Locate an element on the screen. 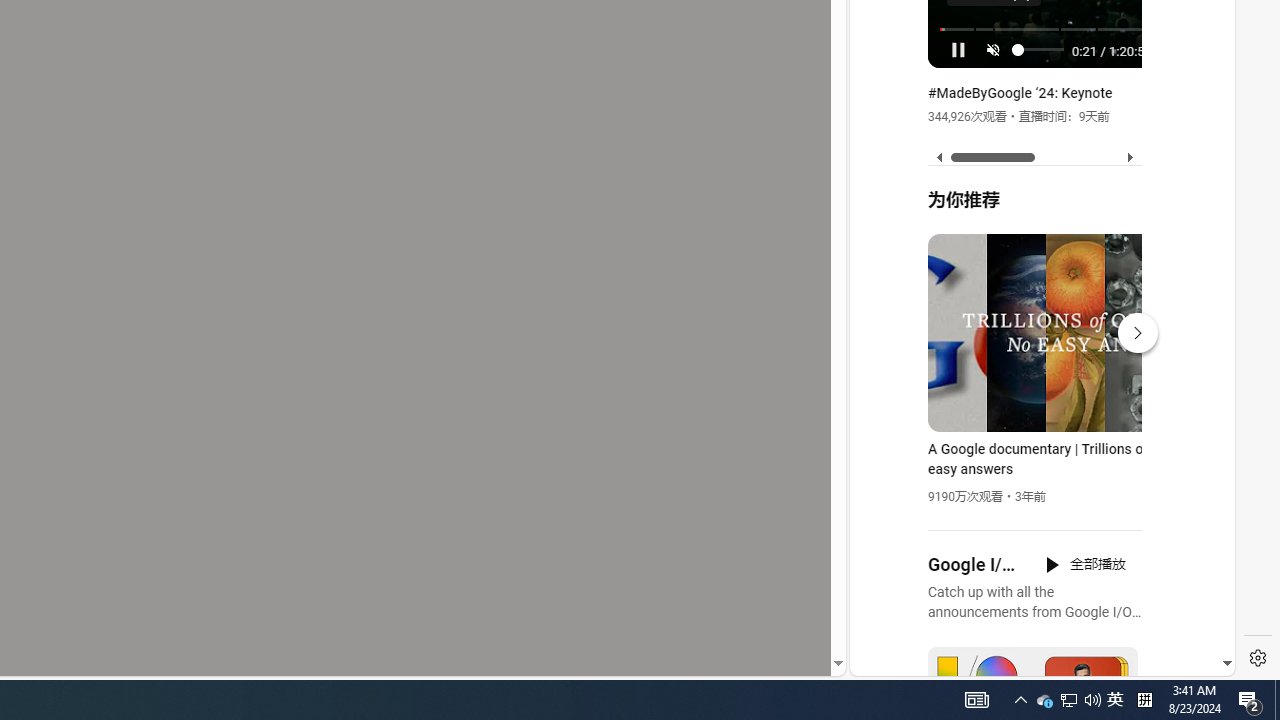 This screenshot has width=1280, height=720. 'Global web icon' is located at coordinates (887, 431).